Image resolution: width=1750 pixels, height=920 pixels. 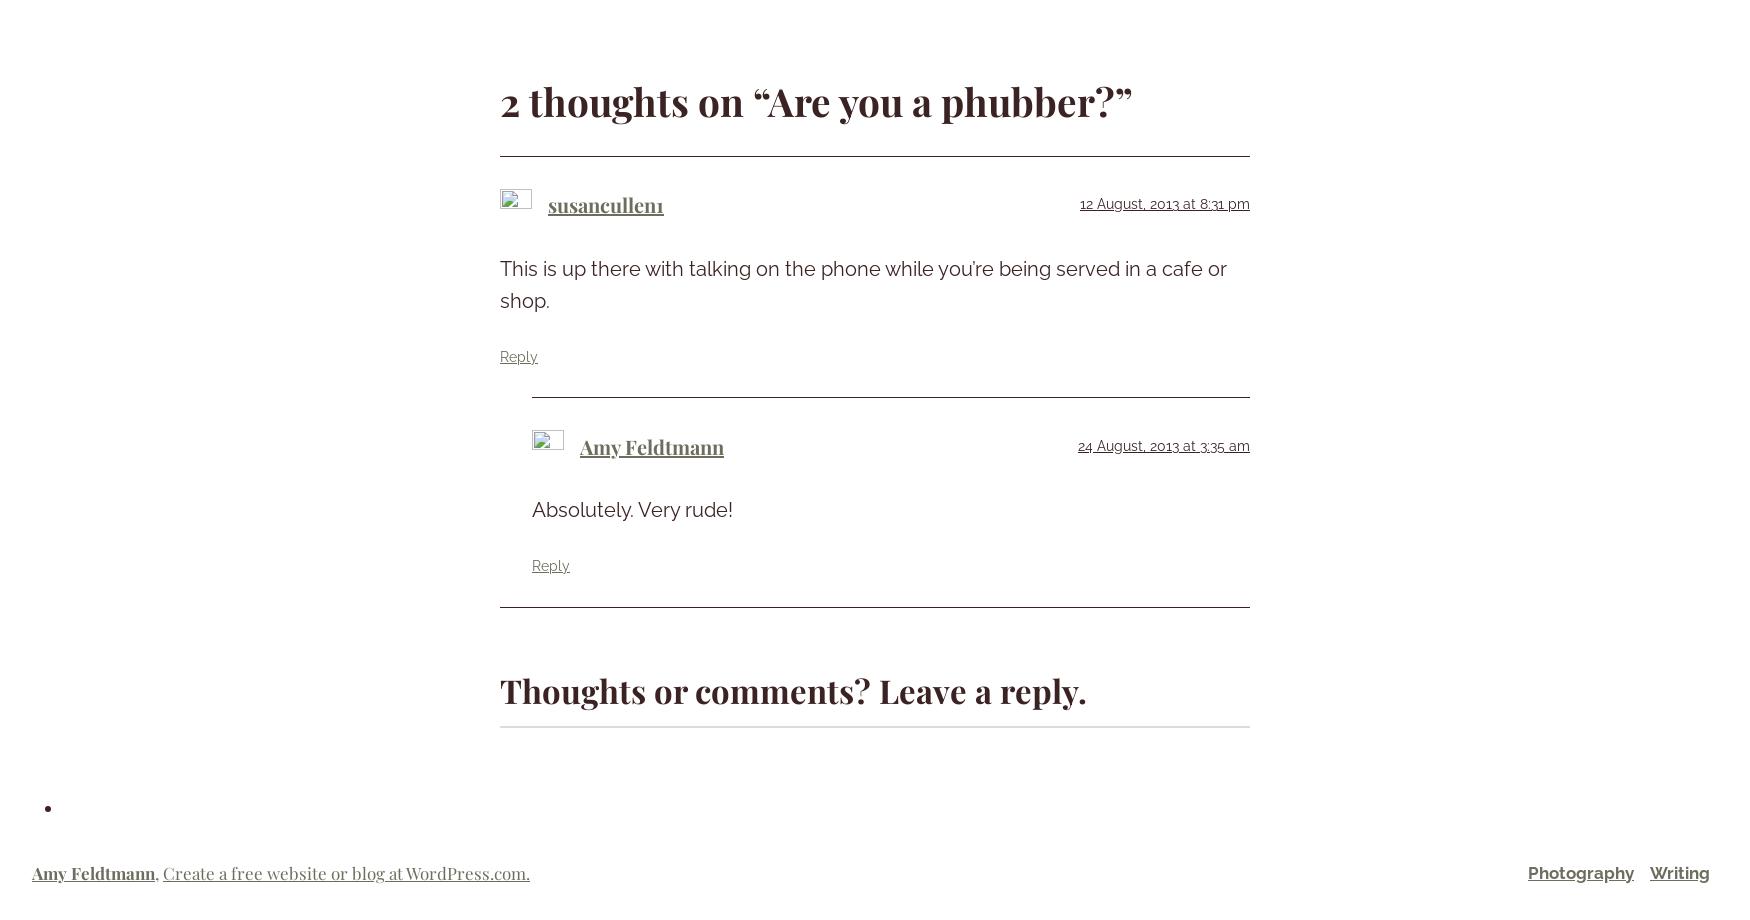 I want to click on '12 August, 2013 at 8:31 pm', so click(x=1163, y=202).